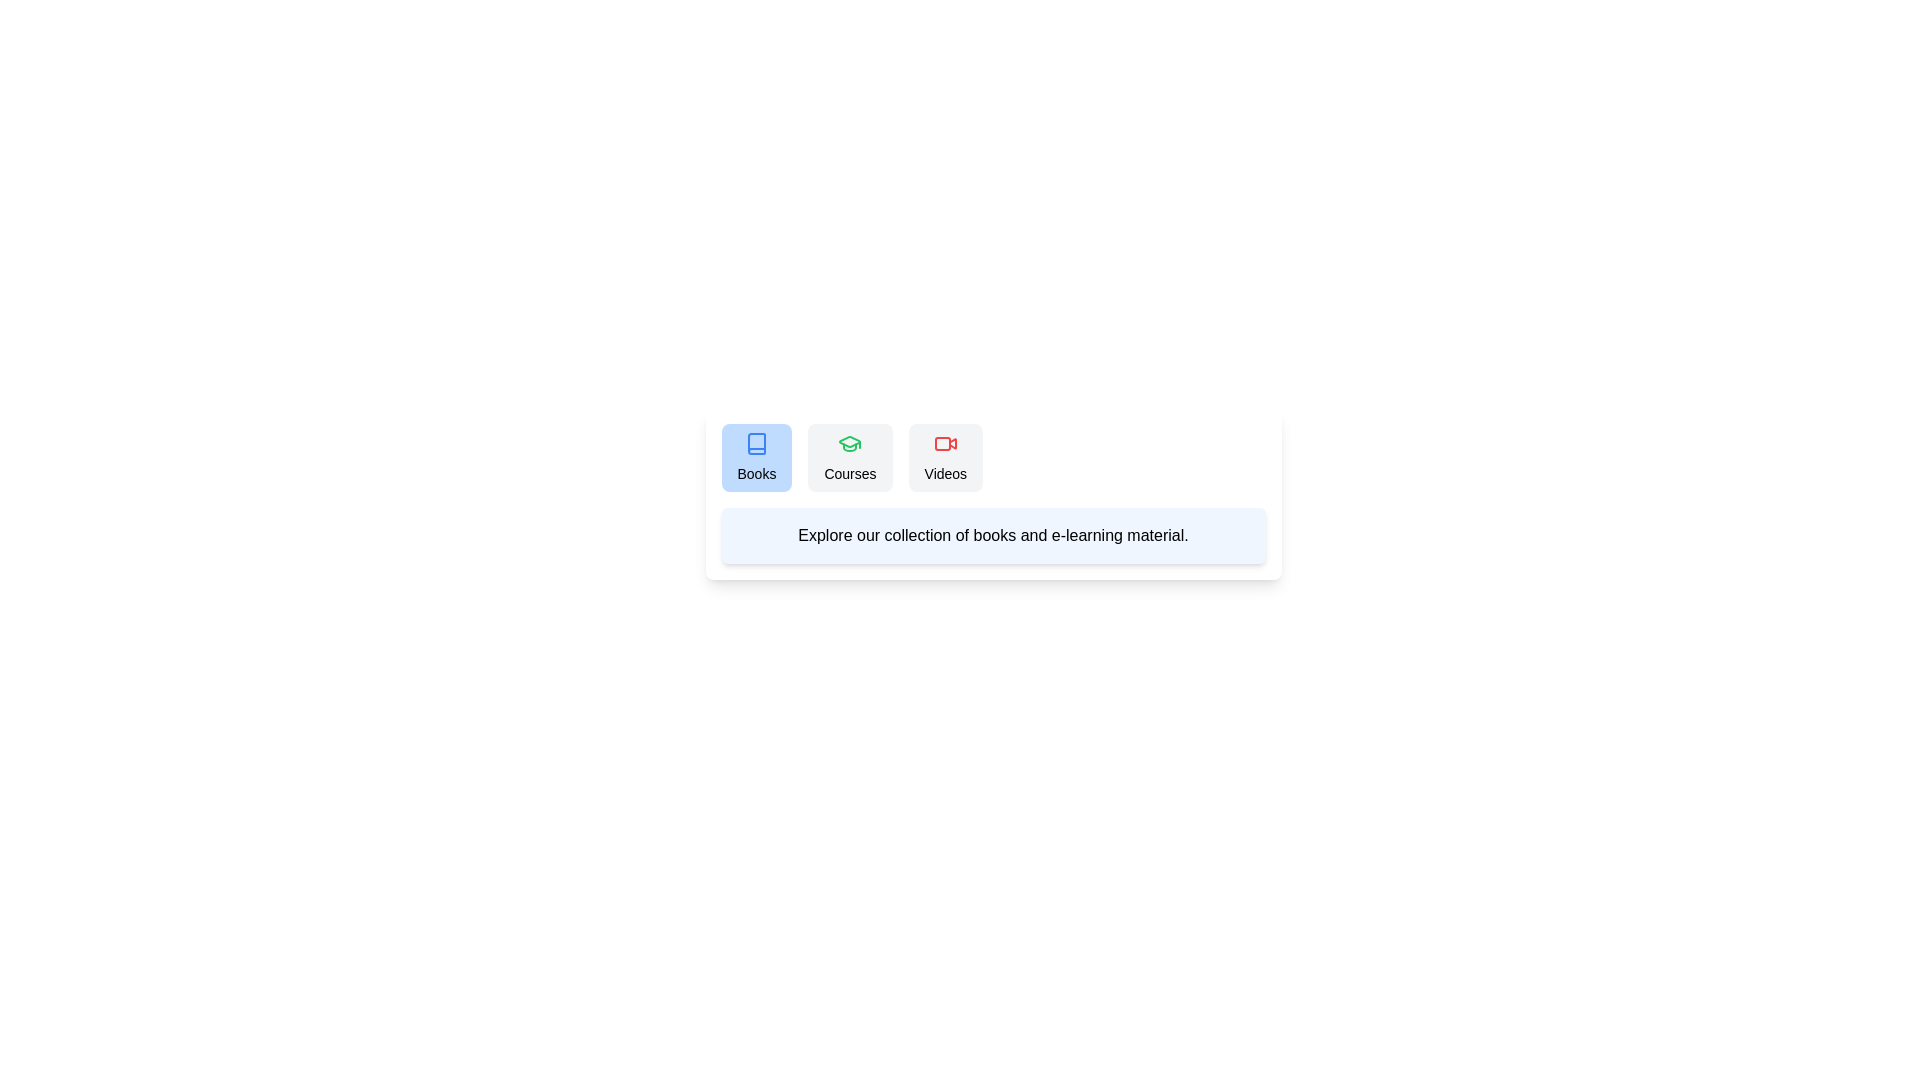 This screenshot has height=1080, width=1920. Describe the element at coordinates (850, 458) in the screenshot. I see `the Courses tab to view its content` at that location.